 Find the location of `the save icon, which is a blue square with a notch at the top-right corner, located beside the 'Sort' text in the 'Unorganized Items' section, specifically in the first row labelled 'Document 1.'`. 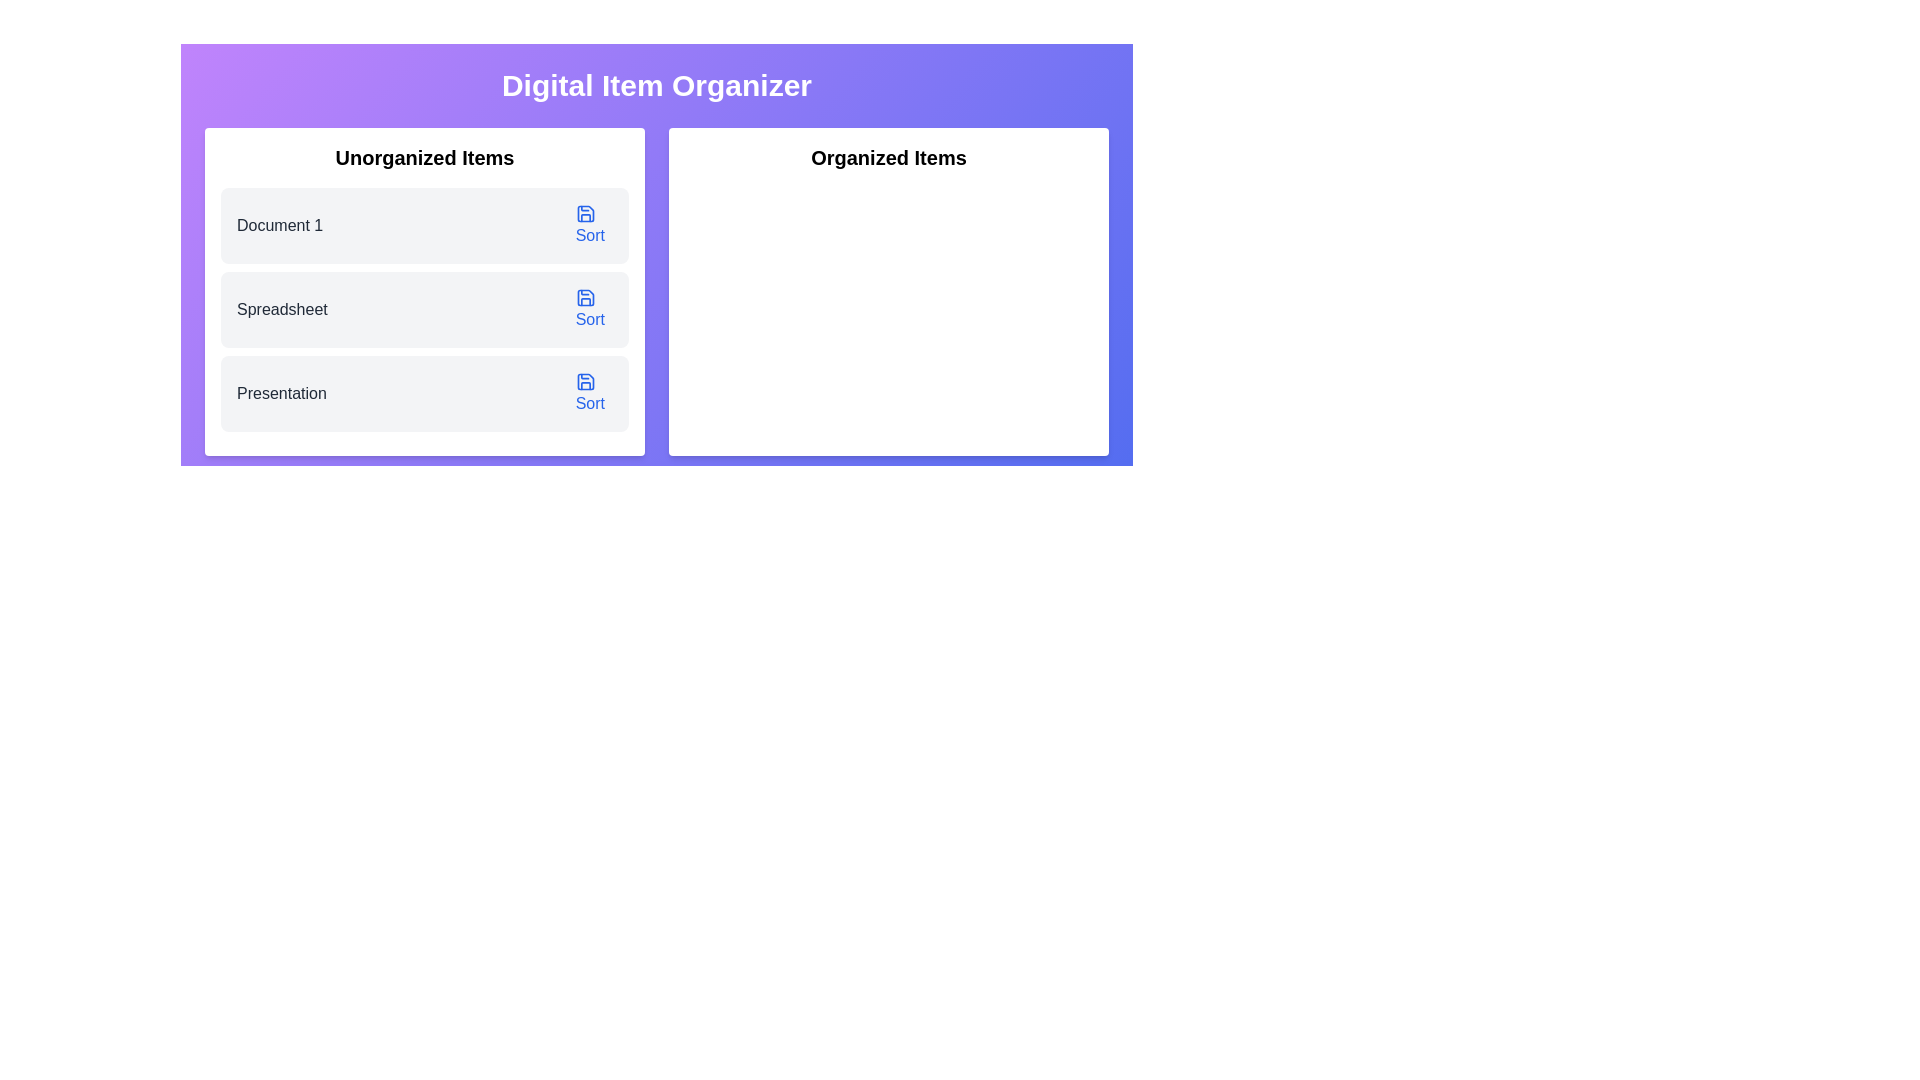

the save icon, which is a blue square with a notch at the top-right corner, located beside the 'Sort' text in the 'Unorganized Items' section, specifically in the first row labelled 'Document 1.' is located at coordinates (584, 213).